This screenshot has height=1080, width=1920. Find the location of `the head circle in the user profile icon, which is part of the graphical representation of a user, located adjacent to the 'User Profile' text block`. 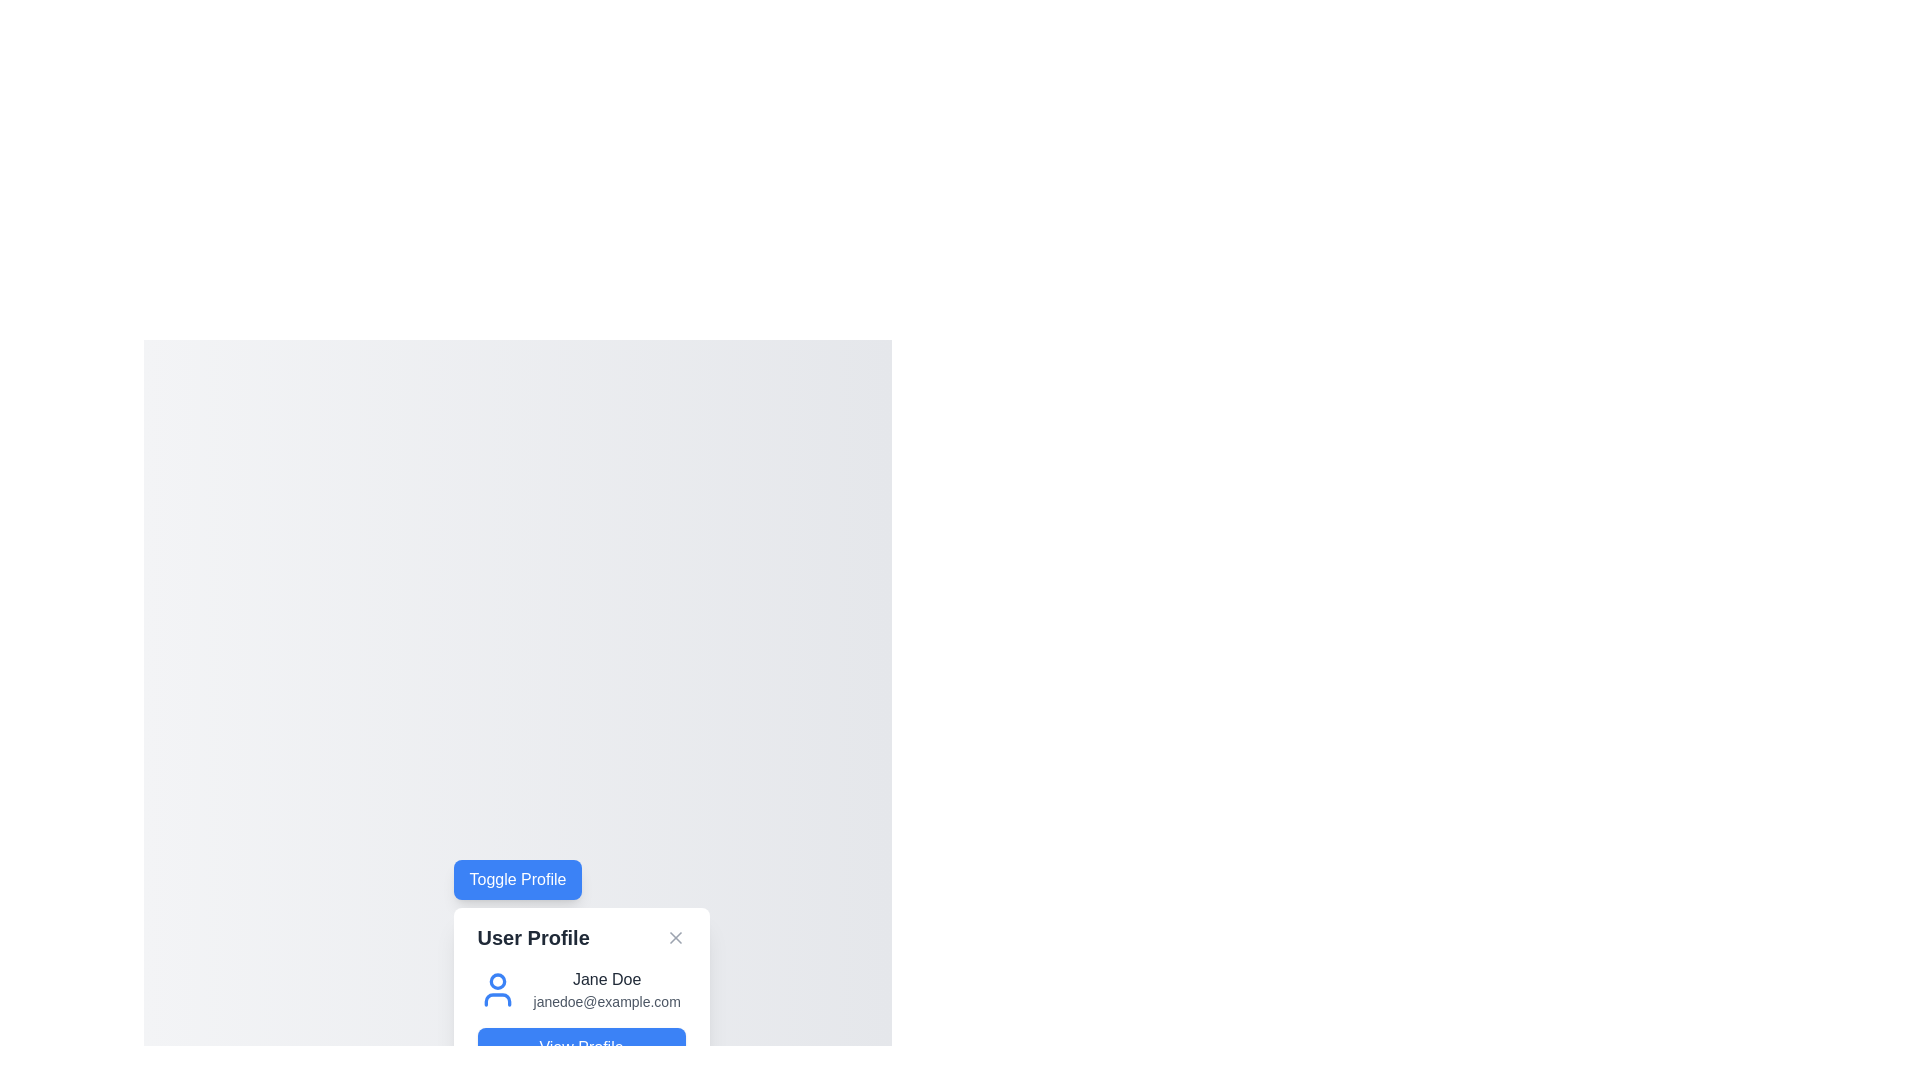

the head circle in the user profile icon, which is part of the graphical representation of a user, located adjacent to the 'User Profile' text block is located at coordinates (497, 980).